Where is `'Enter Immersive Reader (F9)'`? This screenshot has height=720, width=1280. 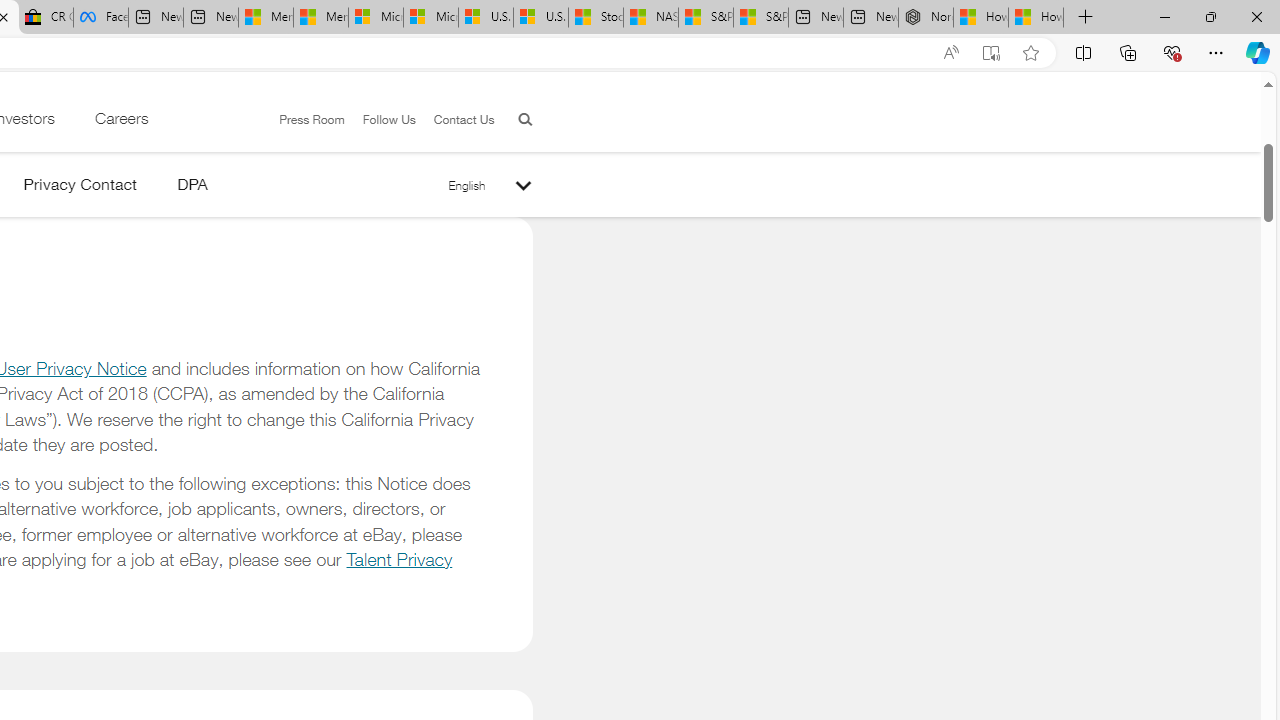
'Enter Immersive Reader (F9)' is located at coordinates (991, 52).